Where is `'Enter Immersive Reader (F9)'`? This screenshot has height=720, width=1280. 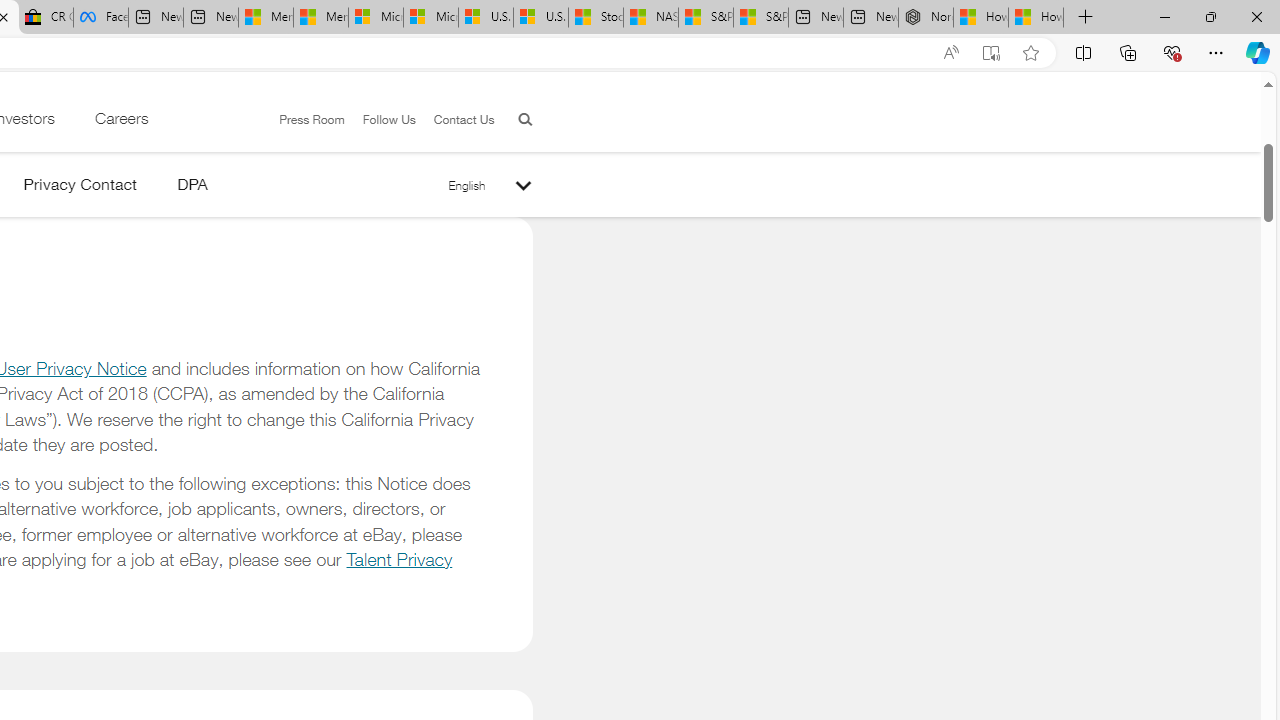
'Enter Immersive Reader (F9)' is located at coordinates (991, 52).